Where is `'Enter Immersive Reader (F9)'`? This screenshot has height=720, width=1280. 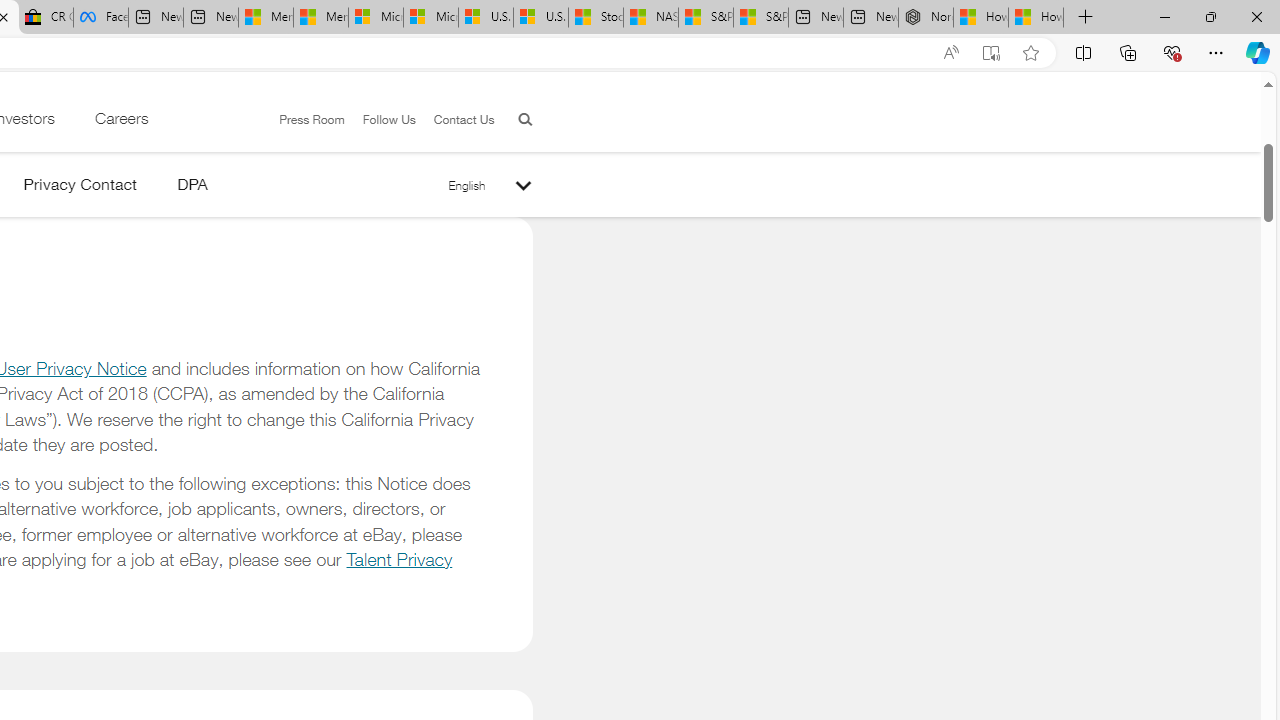
'Enter Immersive Reader (F9)' is located at coordinates (991, 52).